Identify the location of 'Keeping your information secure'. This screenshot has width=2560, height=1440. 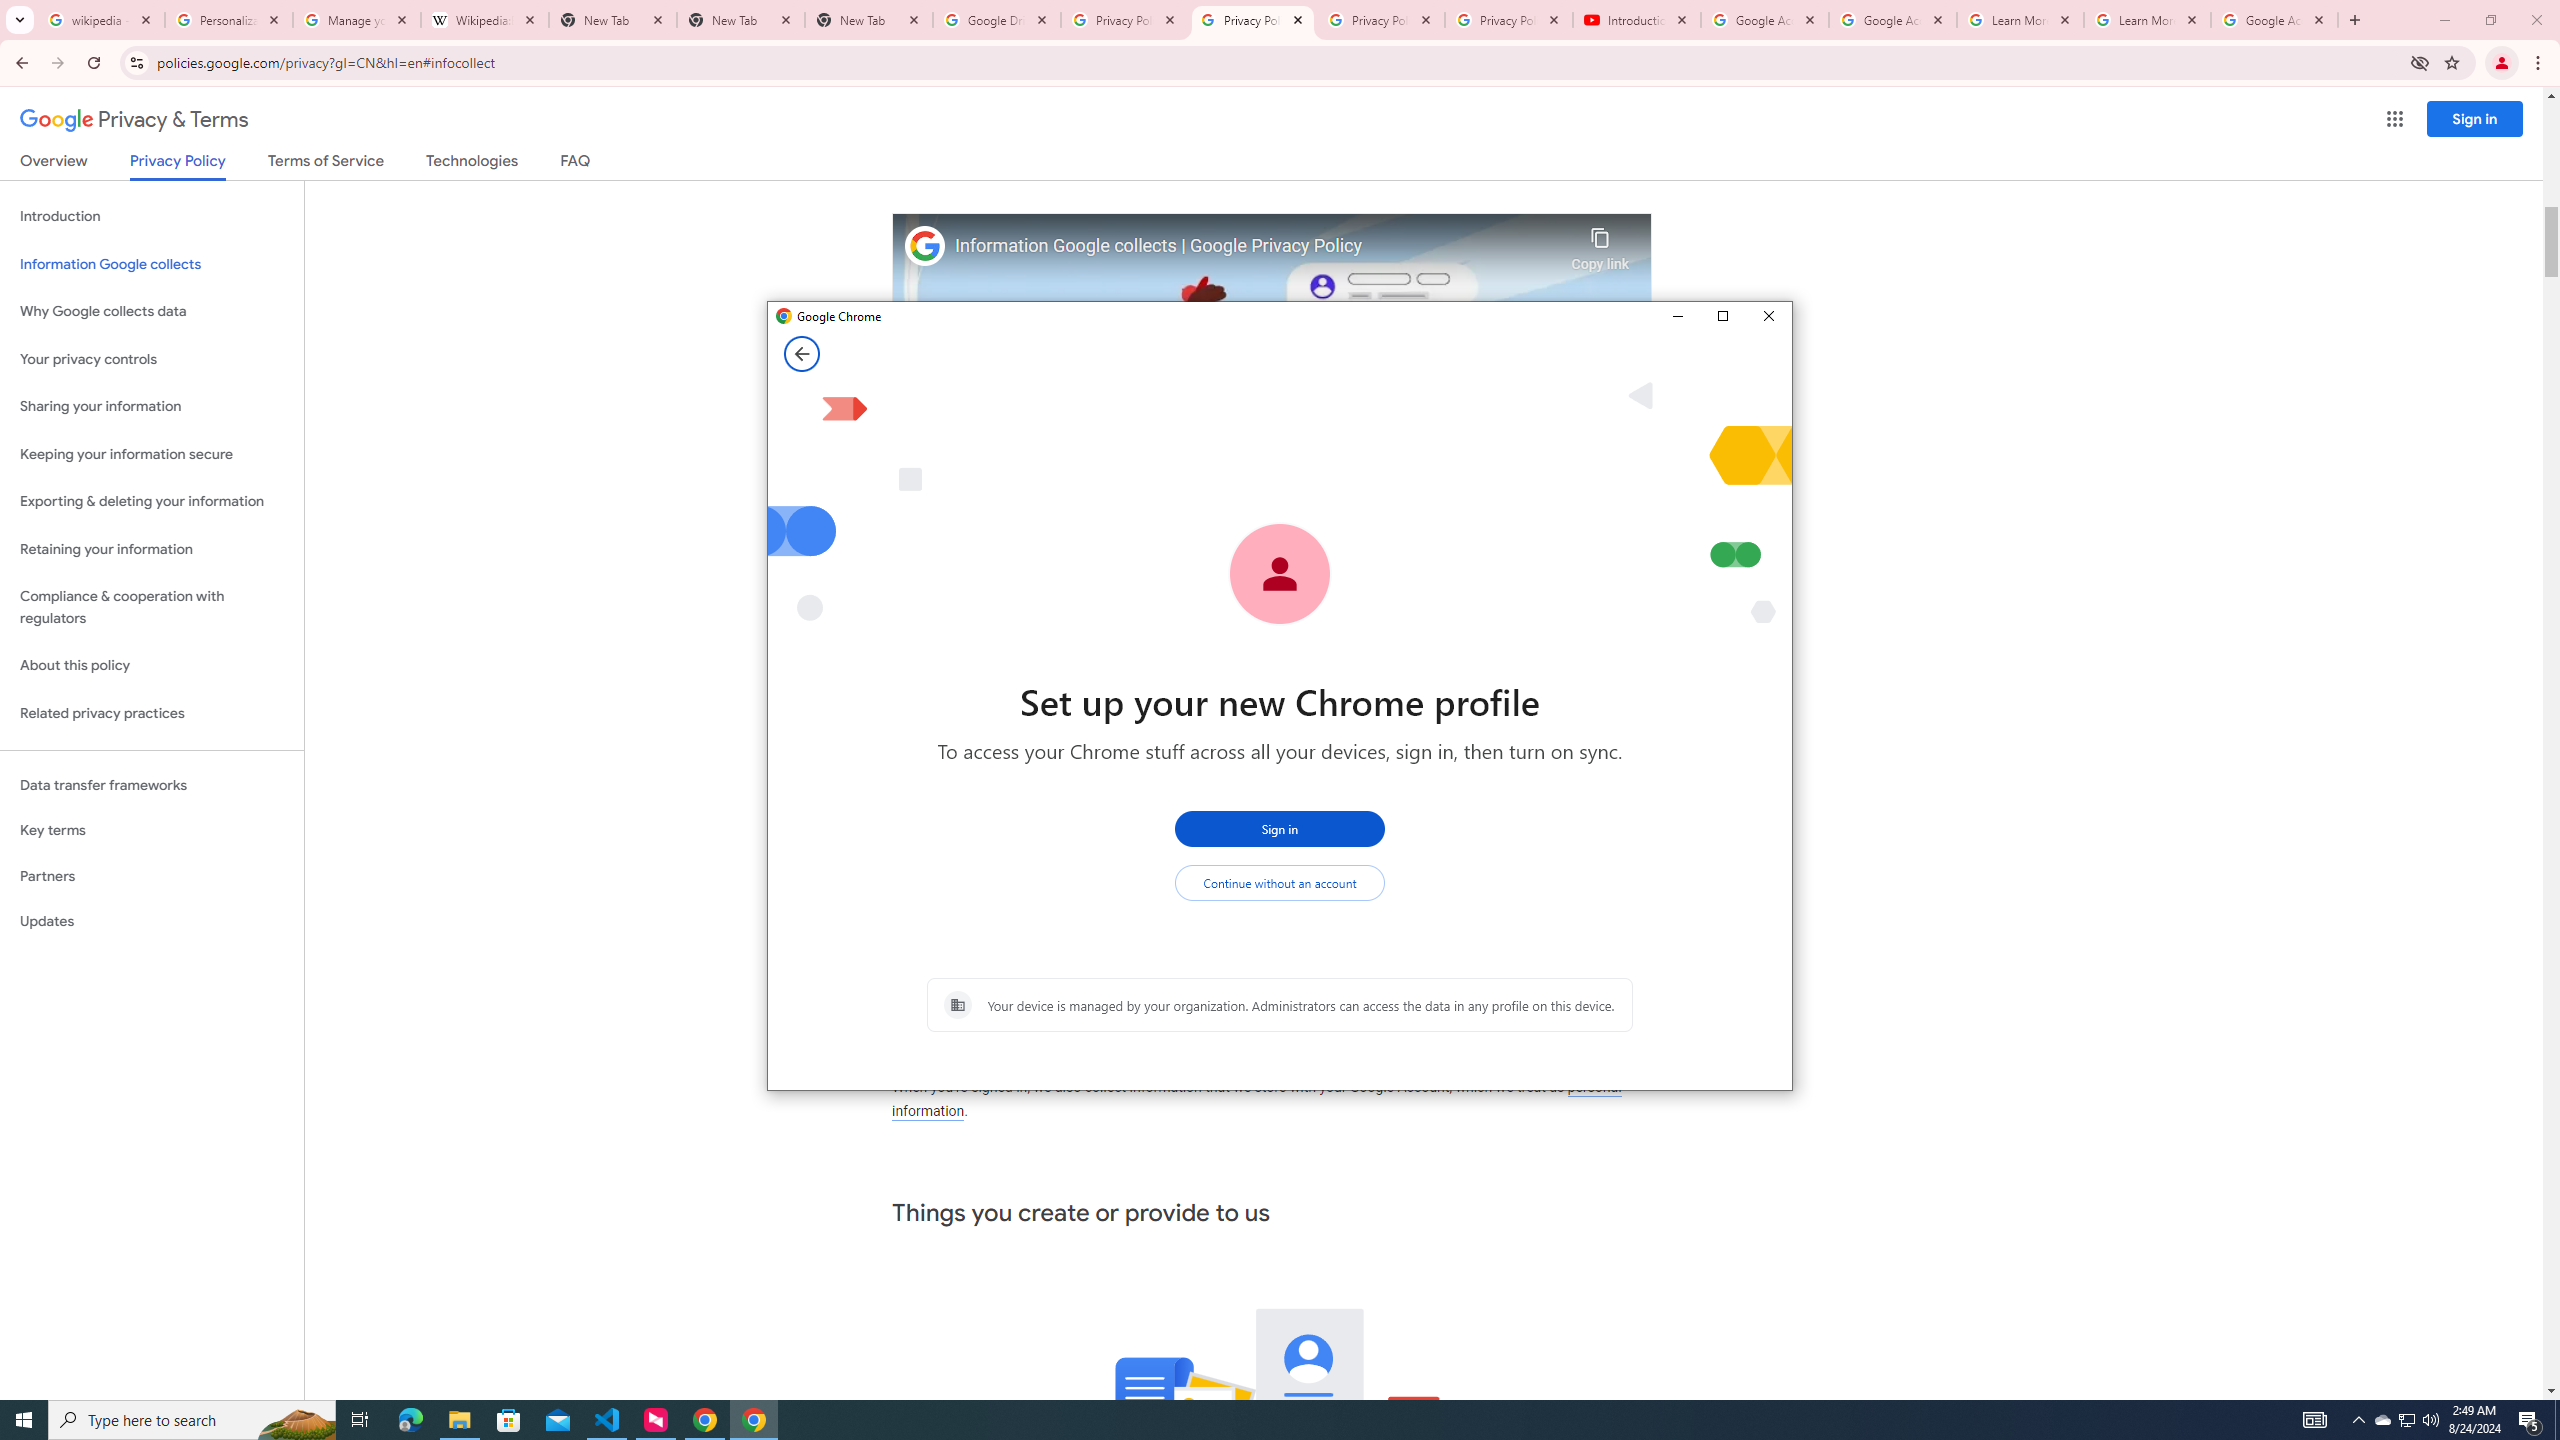
(151, 455).